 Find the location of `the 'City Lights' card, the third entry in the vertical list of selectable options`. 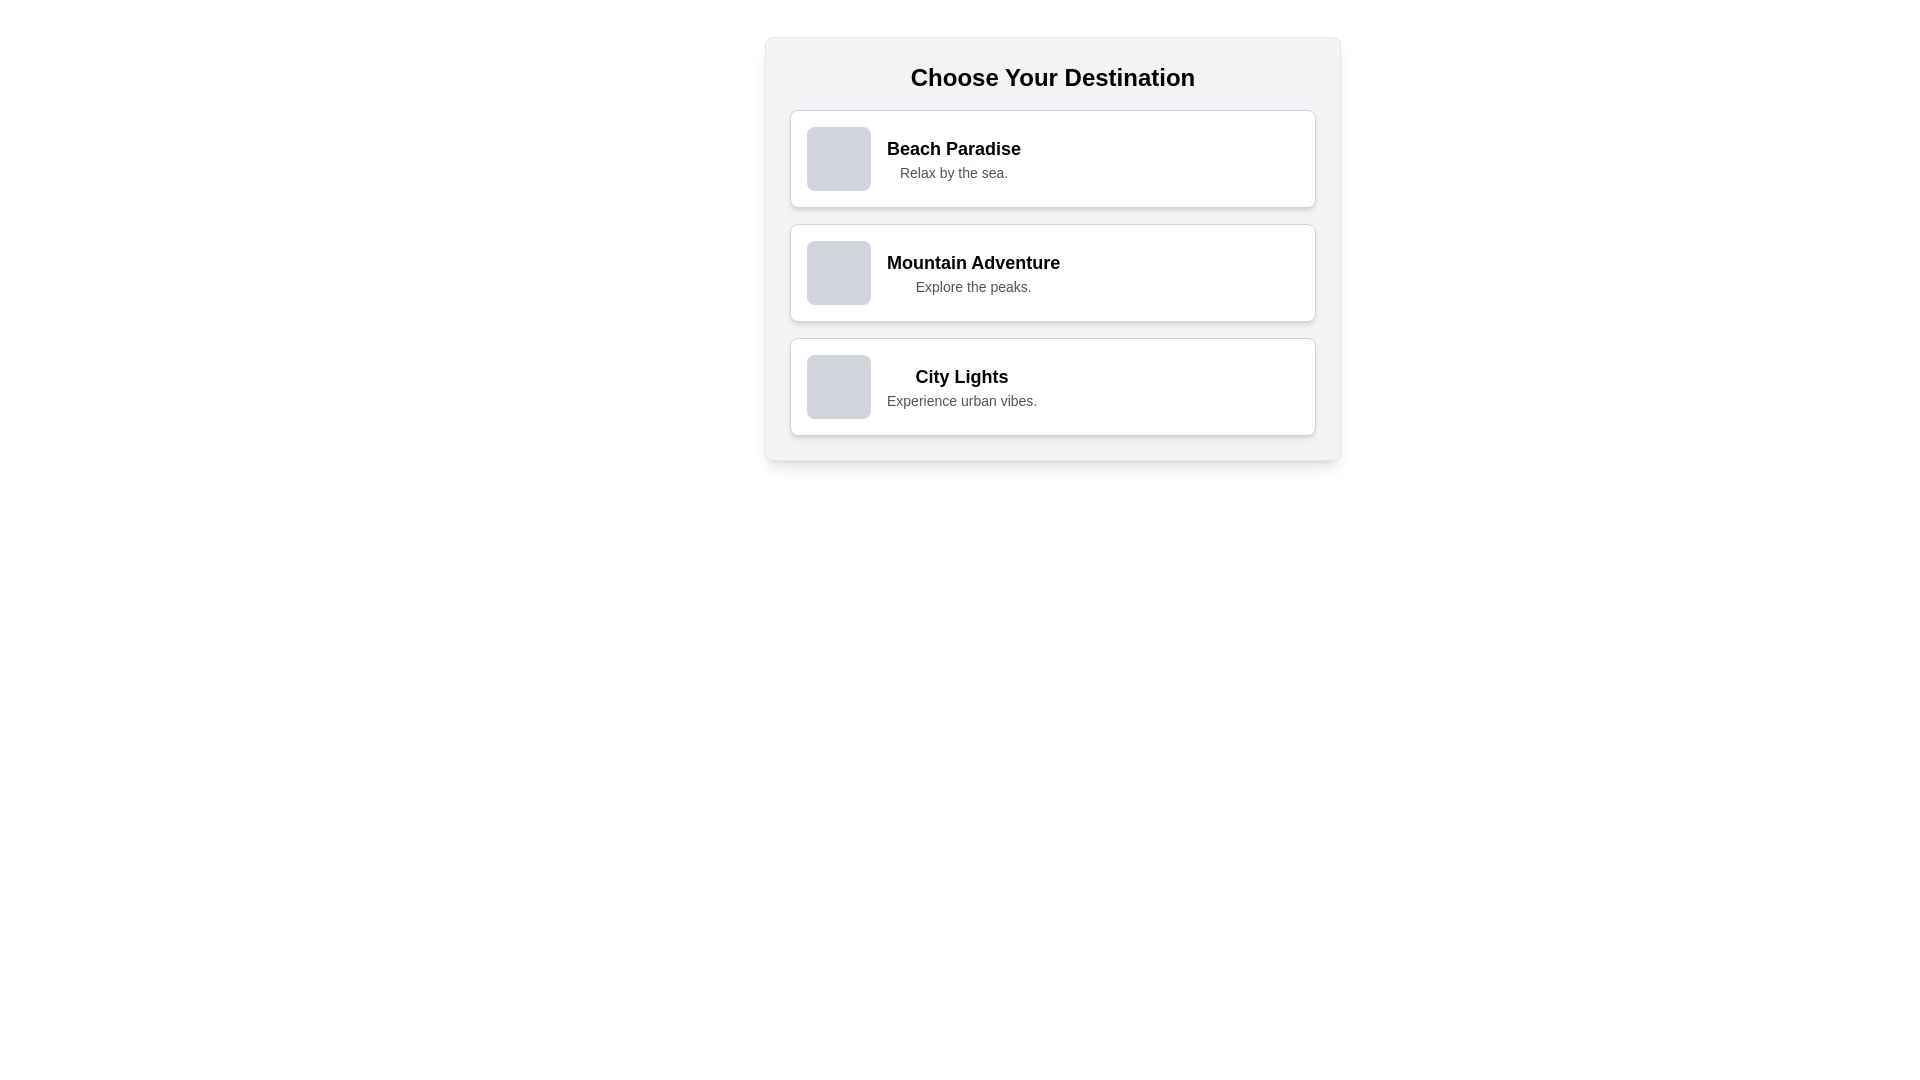

the 'City Lights' card, the third entry in the vertical list of selectable options is located at coordinates (1051, 386).